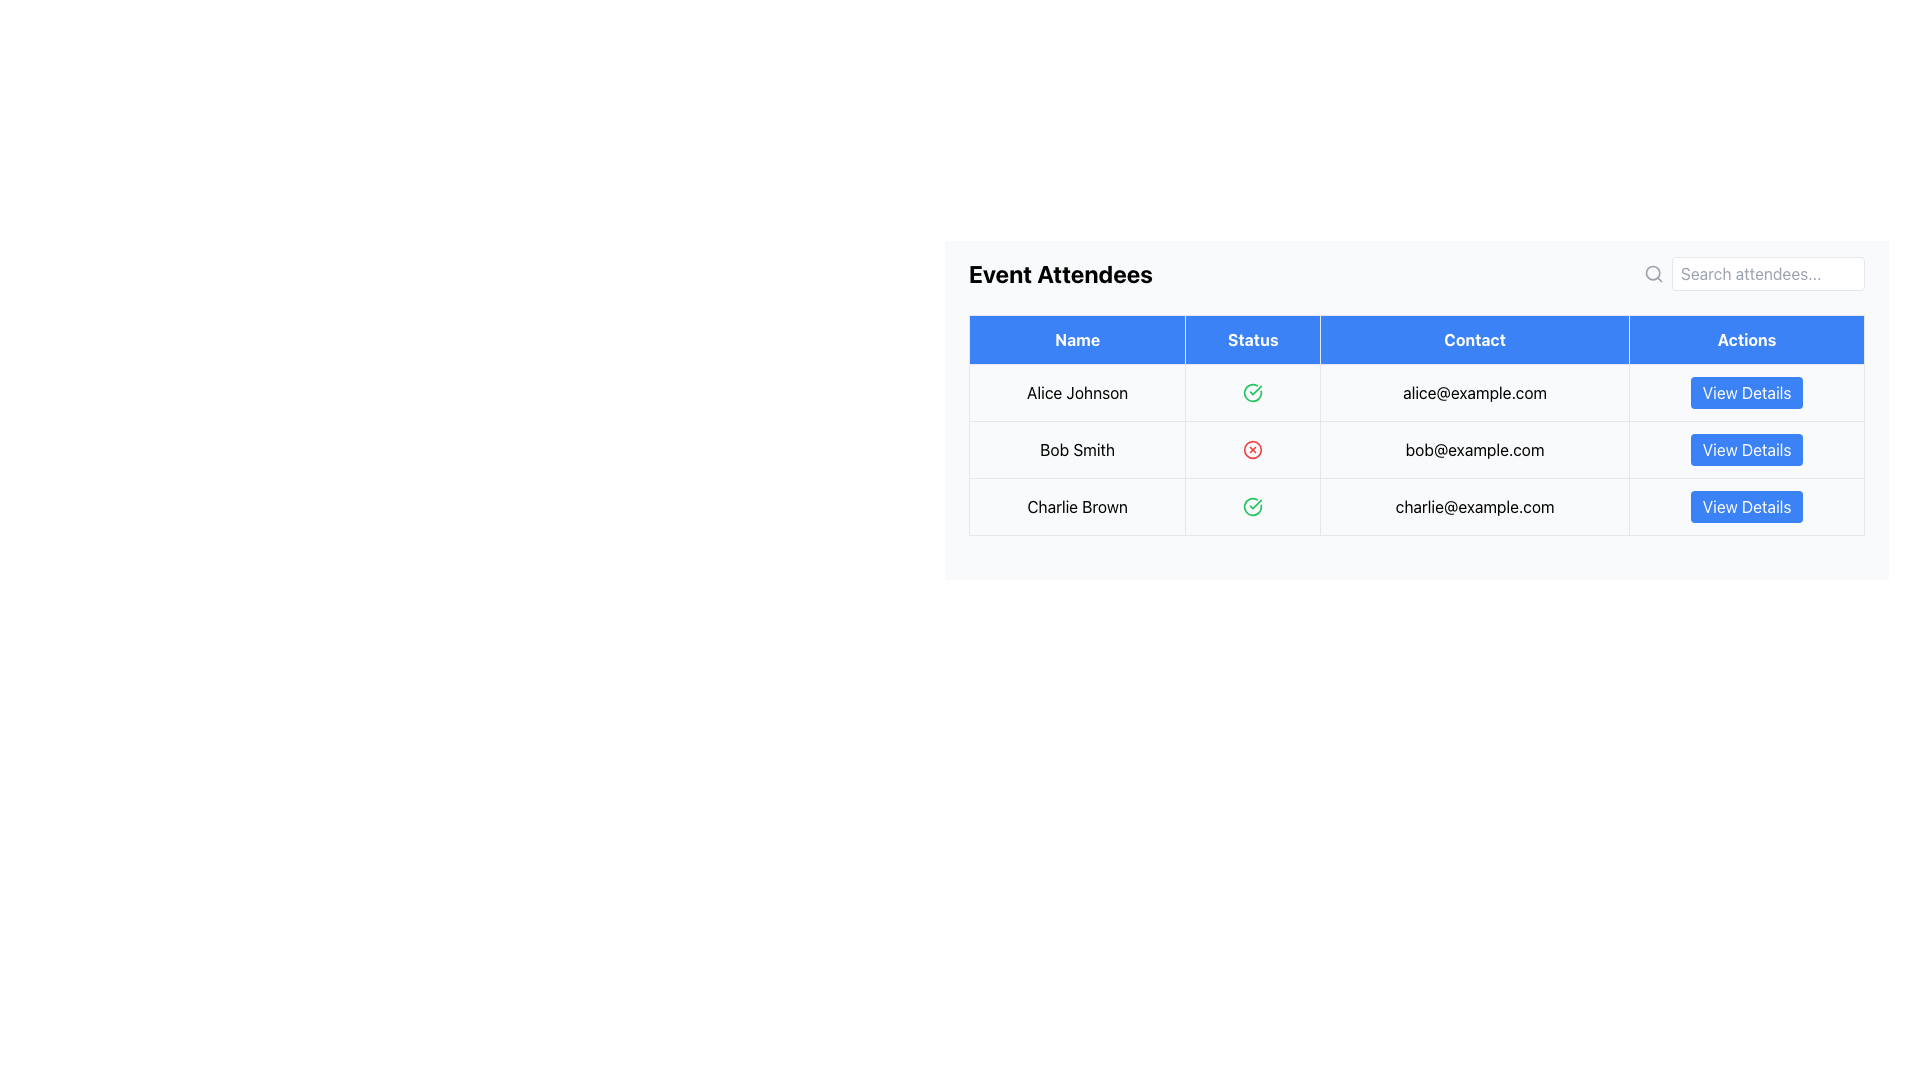  What do you see at coordinates (1746, 338) in the screenshot?
I see `the text label displaying 'Actions' in white font, located in the fourth column header of the attendee information table` at bounding box center [1746, 338].